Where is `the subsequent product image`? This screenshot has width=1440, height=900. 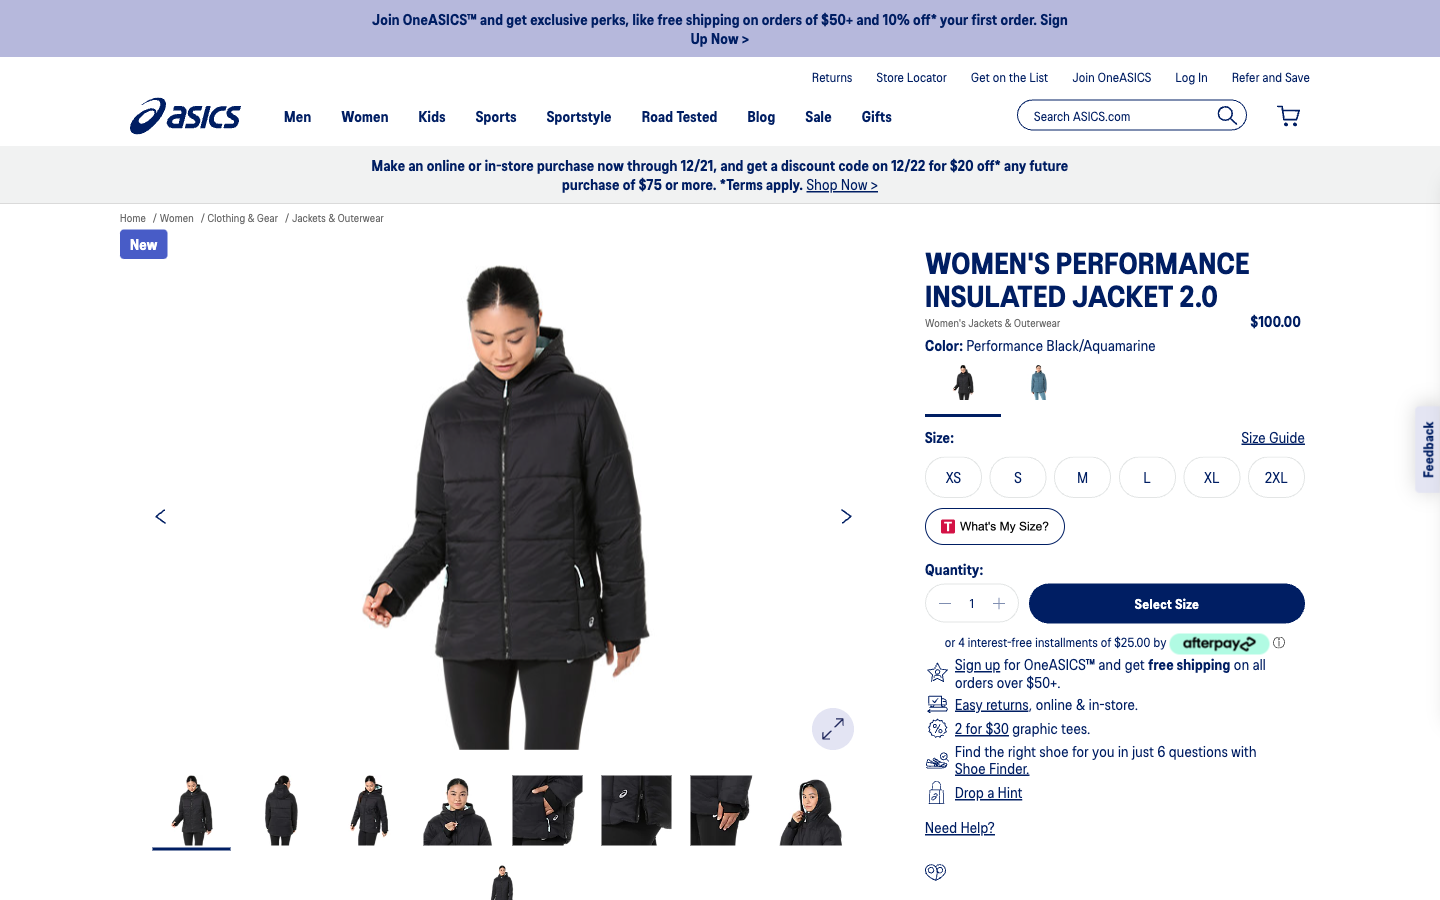
the subsequent product image is located at coordinates (845, 514).